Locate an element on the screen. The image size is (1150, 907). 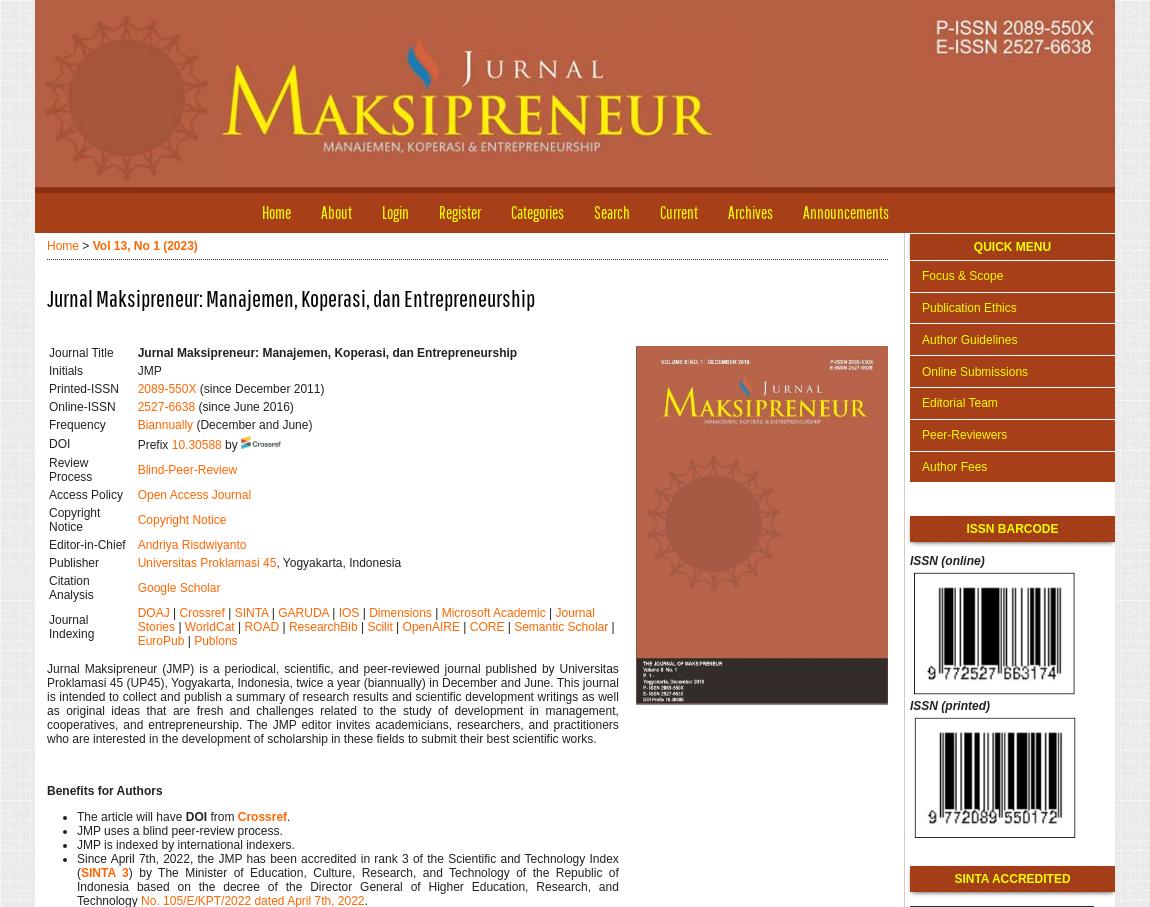
'(since December 2011)' is located at coordinates (259, 388).